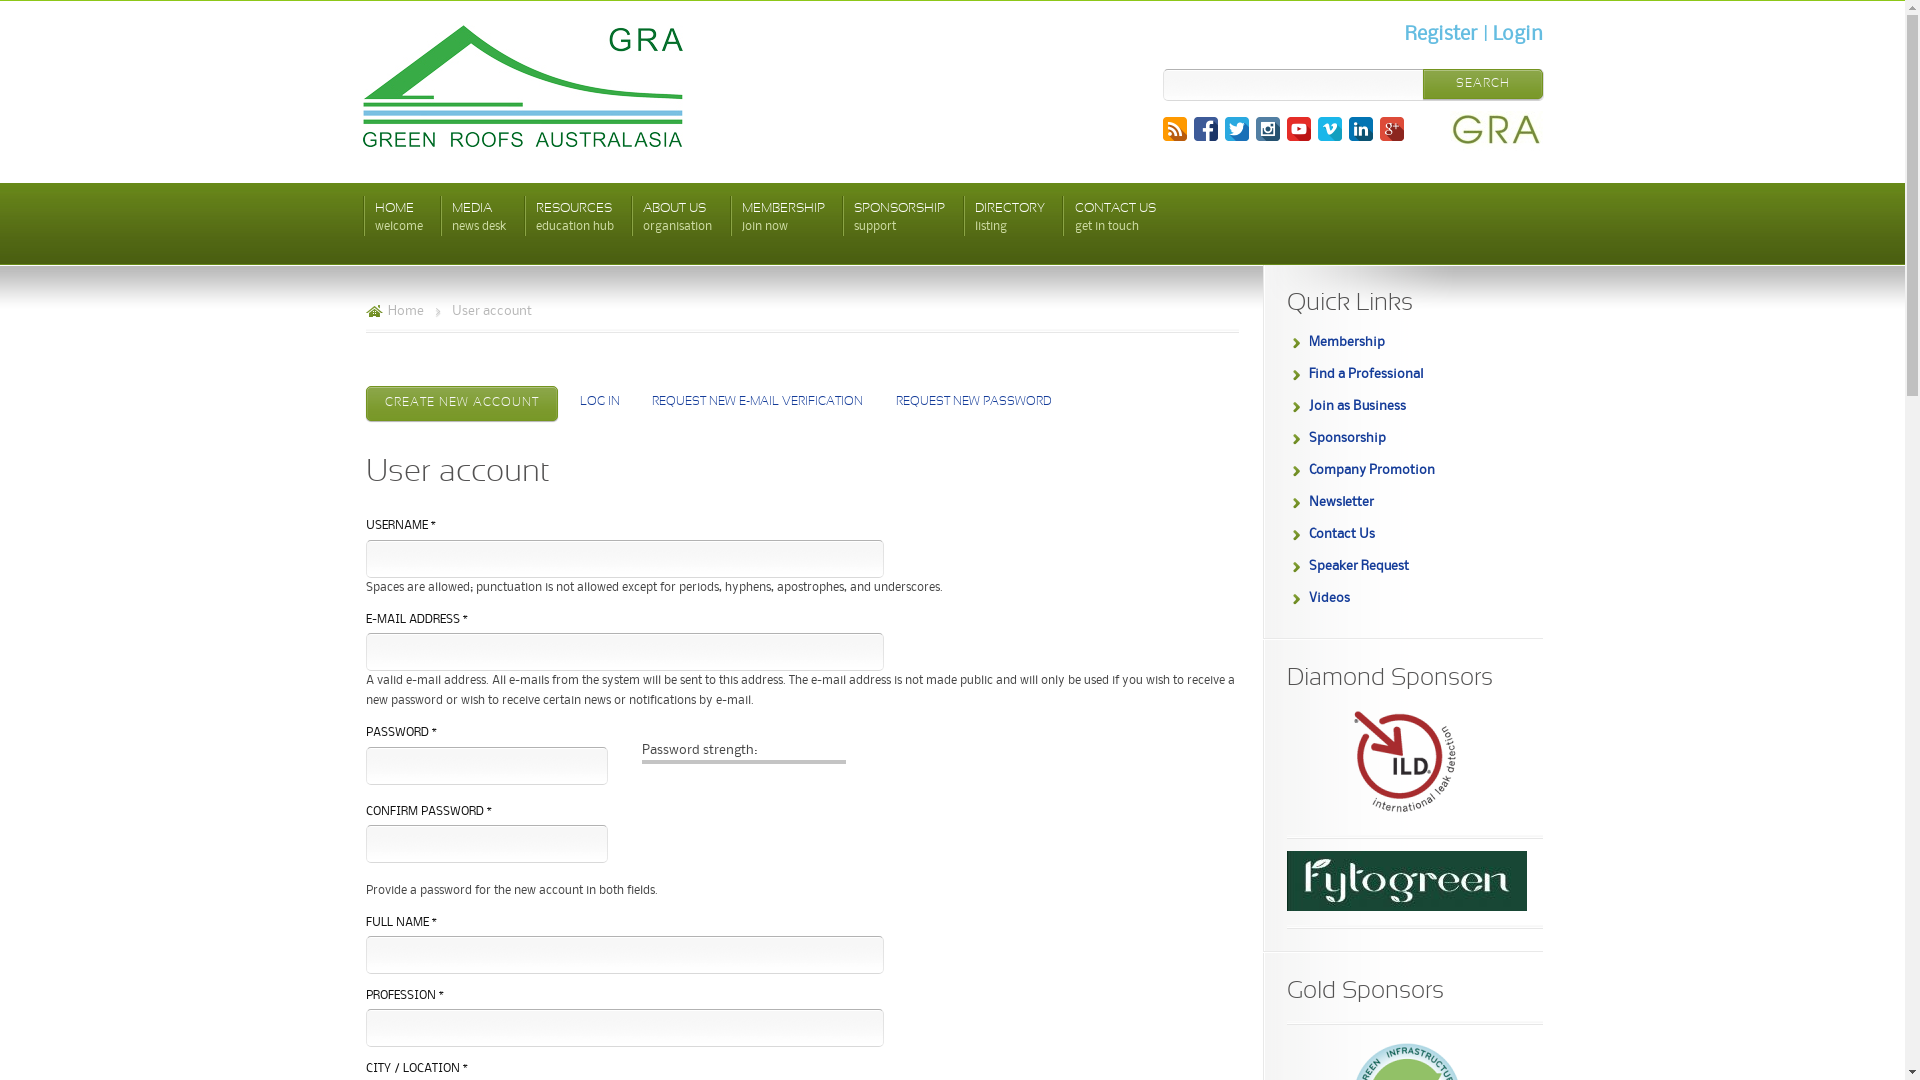 The width and height of the screenshot is (1920, 1080). What do you see at coordinates (1394, 131) in the screenshot?
I see `'Google+'` at bounding box center [1394, 131].